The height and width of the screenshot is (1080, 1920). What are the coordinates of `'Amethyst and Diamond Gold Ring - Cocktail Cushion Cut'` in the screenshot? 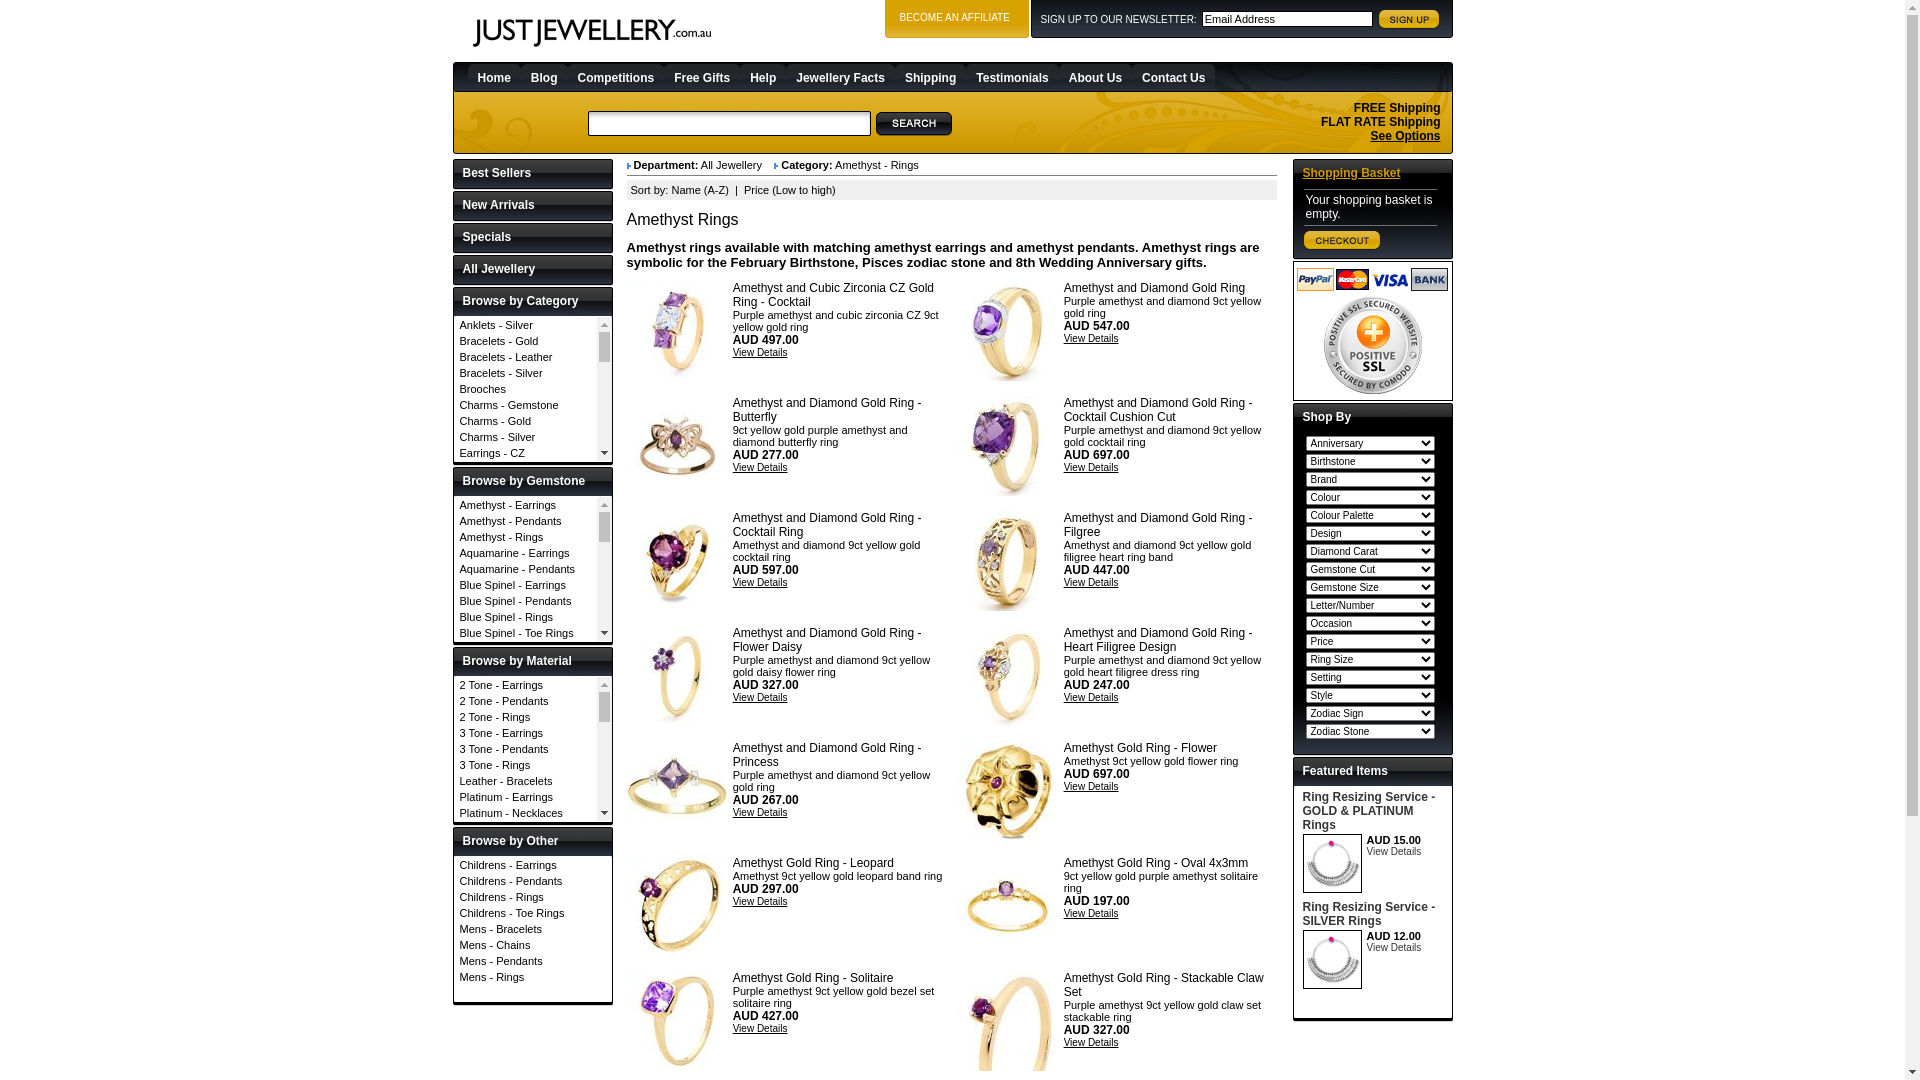 It's located at (1158, 408).